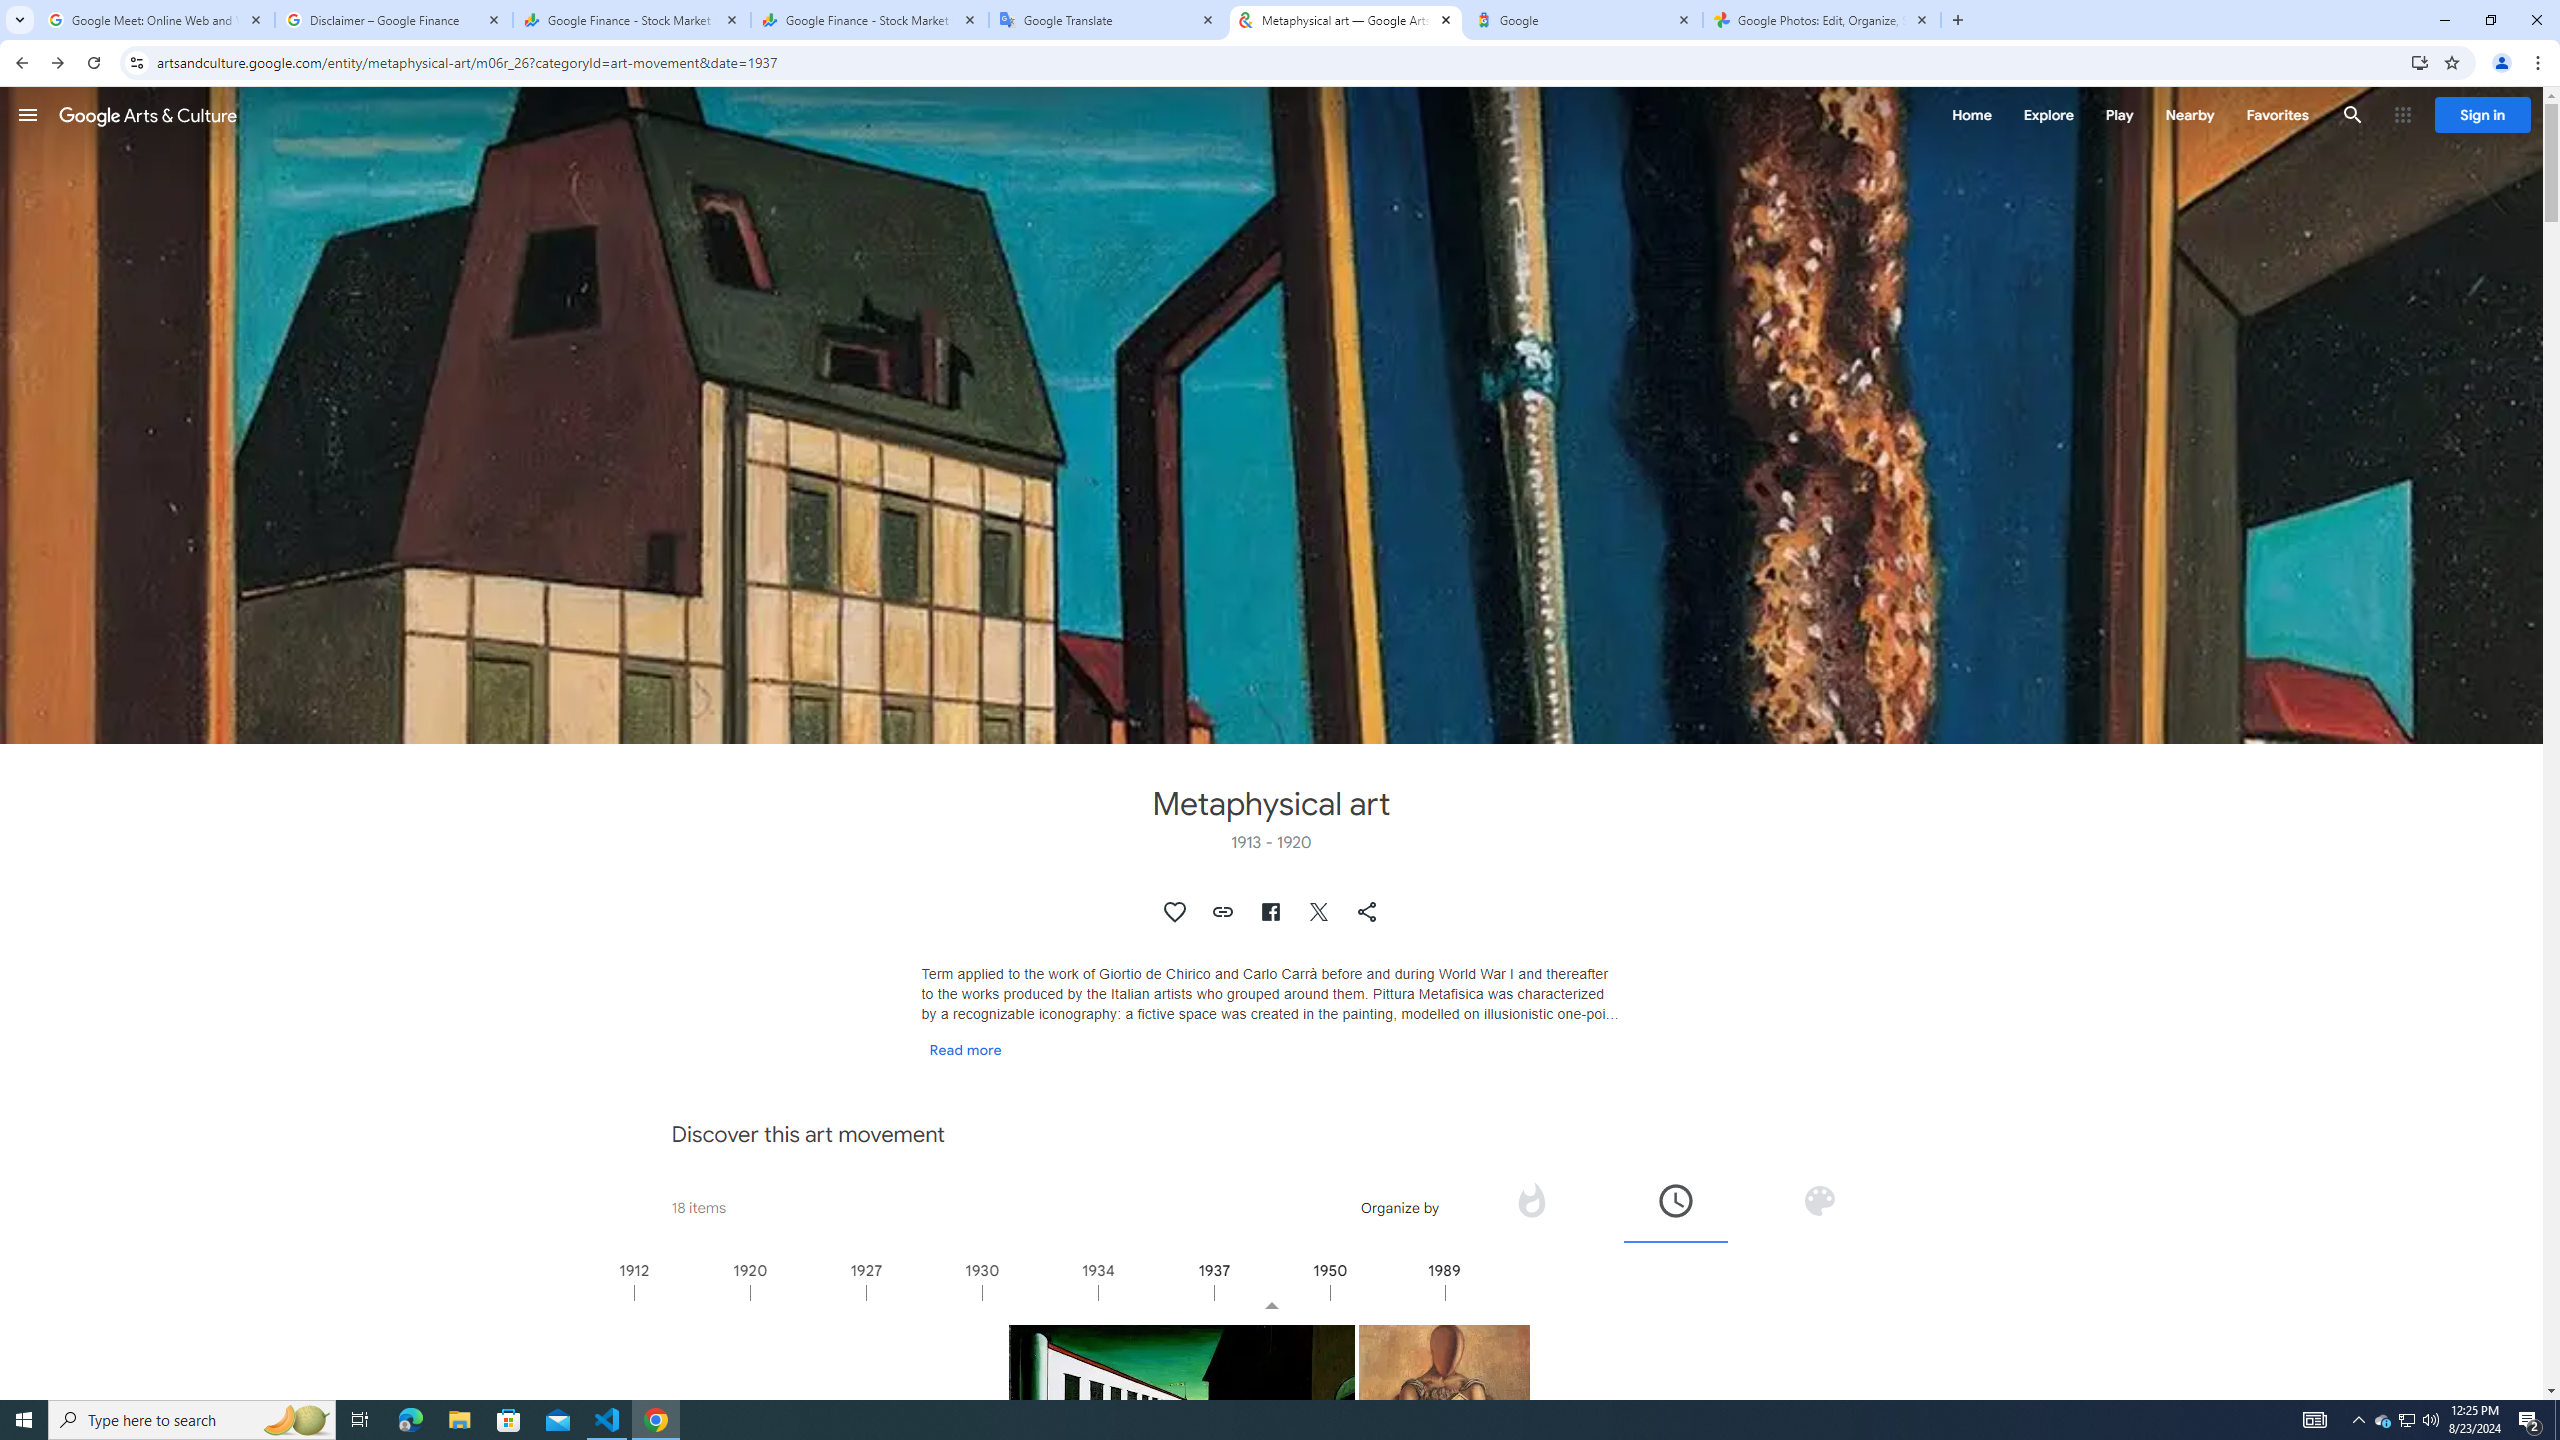  Describe the element at coordinates (1583, 19) in the screenshot. I see `'Google'` at that location.